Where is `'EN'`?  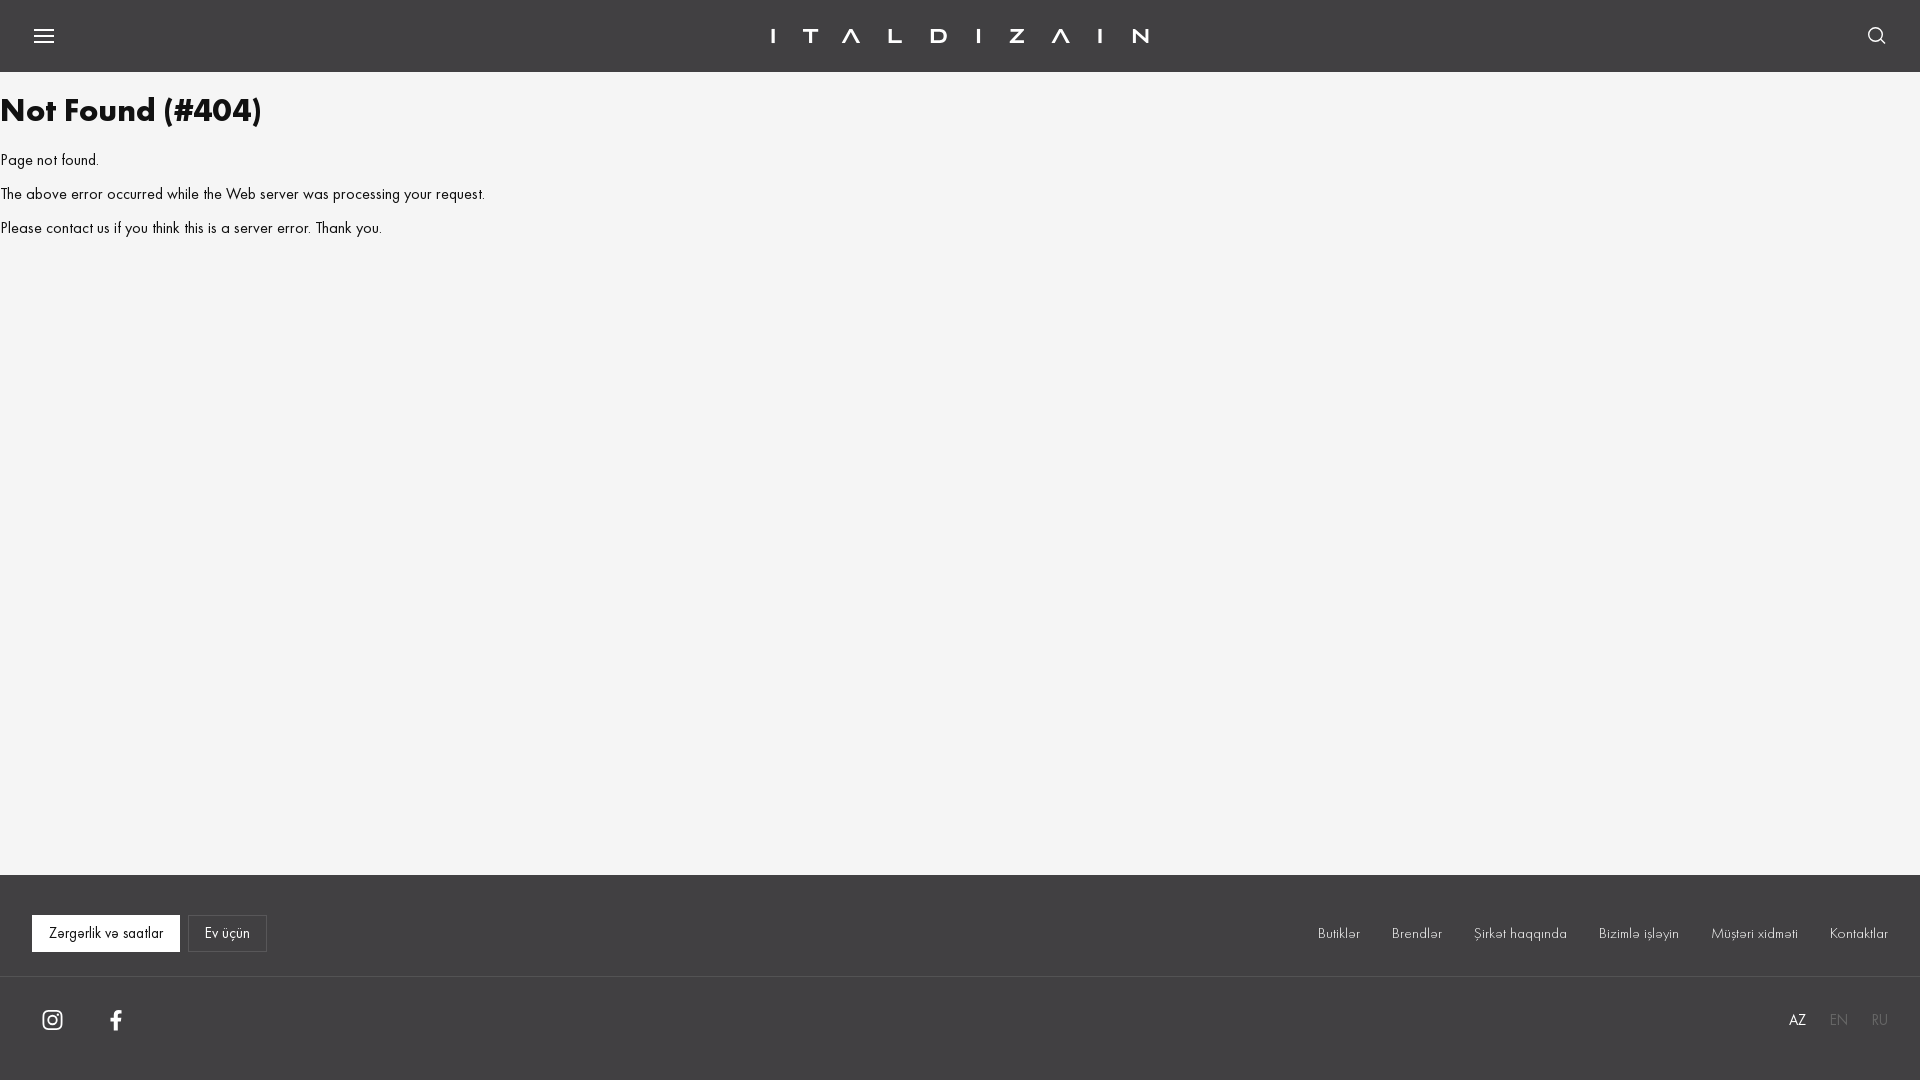
'EN' is located at coordinates (1829, 1020).